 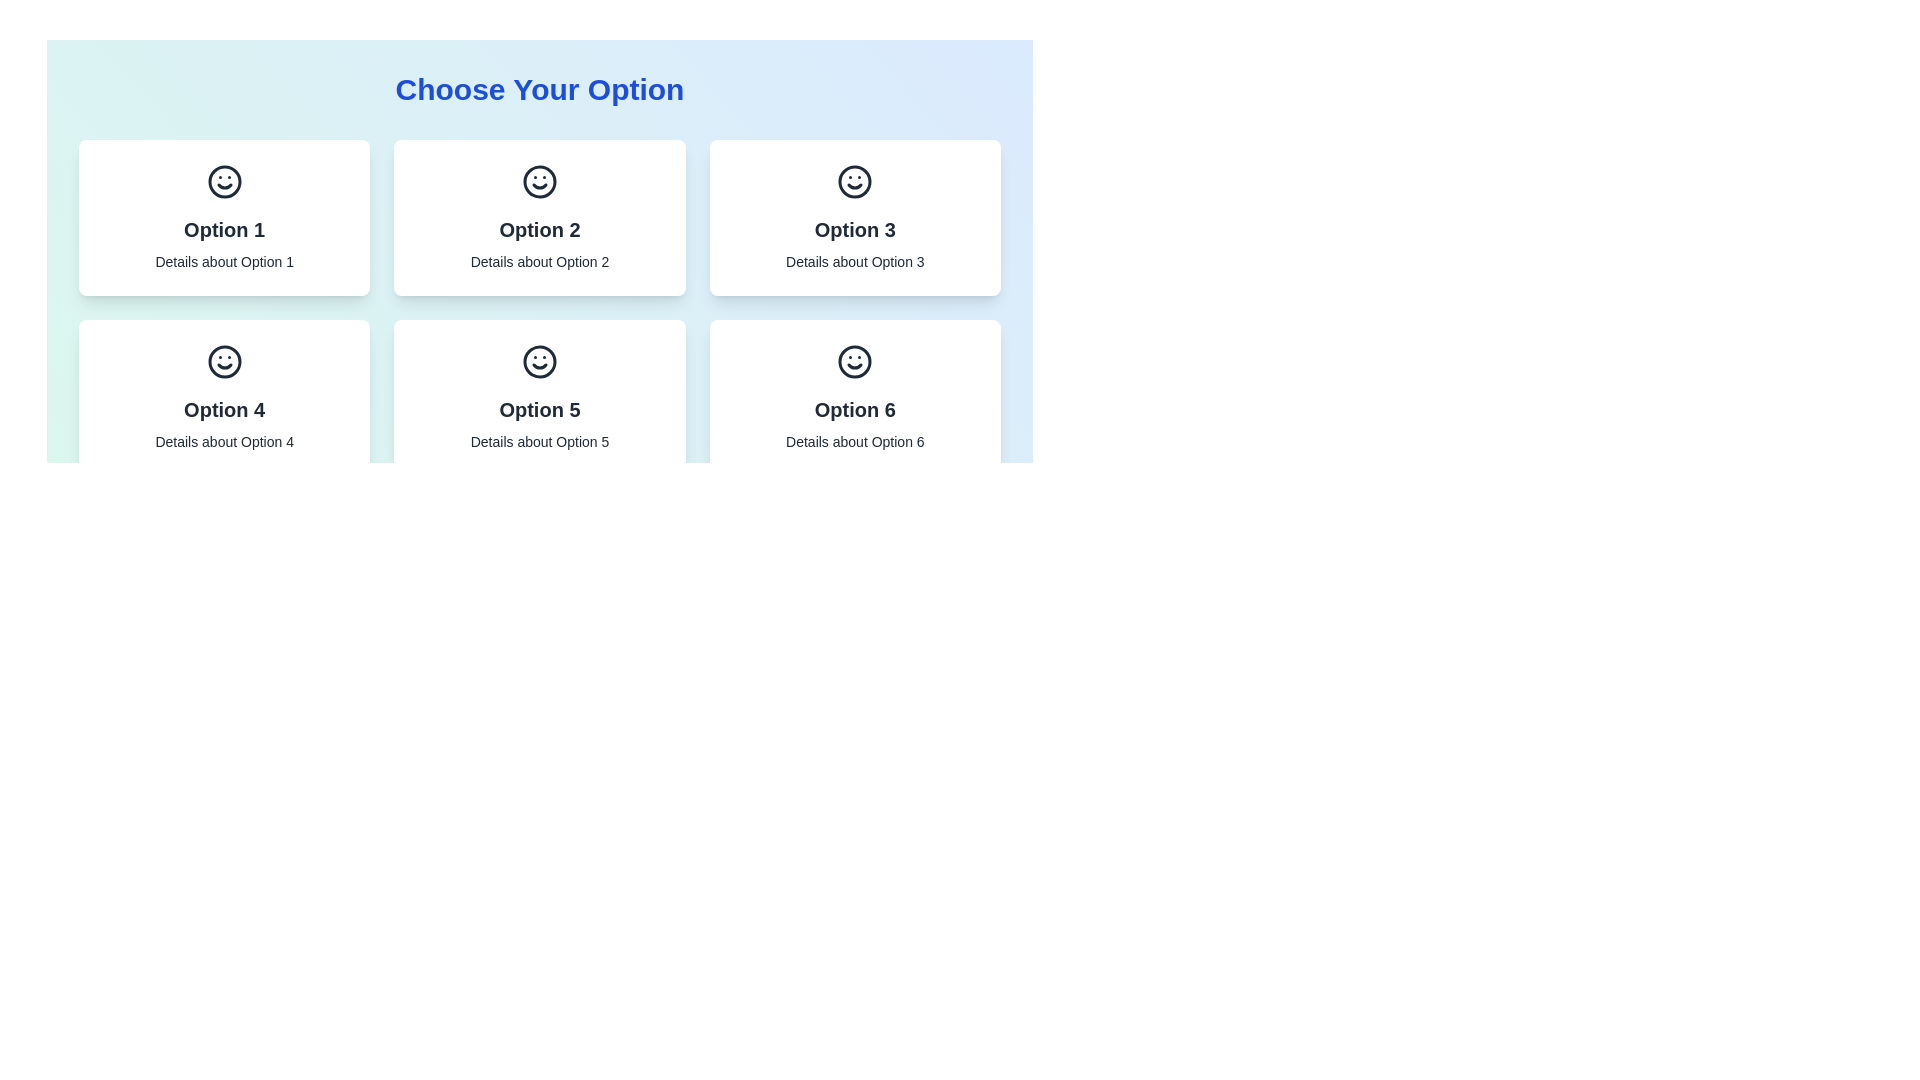 I want to click on the decorative icon that visually identifies the 'Option 5' section, located in the bottom-center row of the interface, above the 'Option 5' title and description, so click(x=539, y=362).